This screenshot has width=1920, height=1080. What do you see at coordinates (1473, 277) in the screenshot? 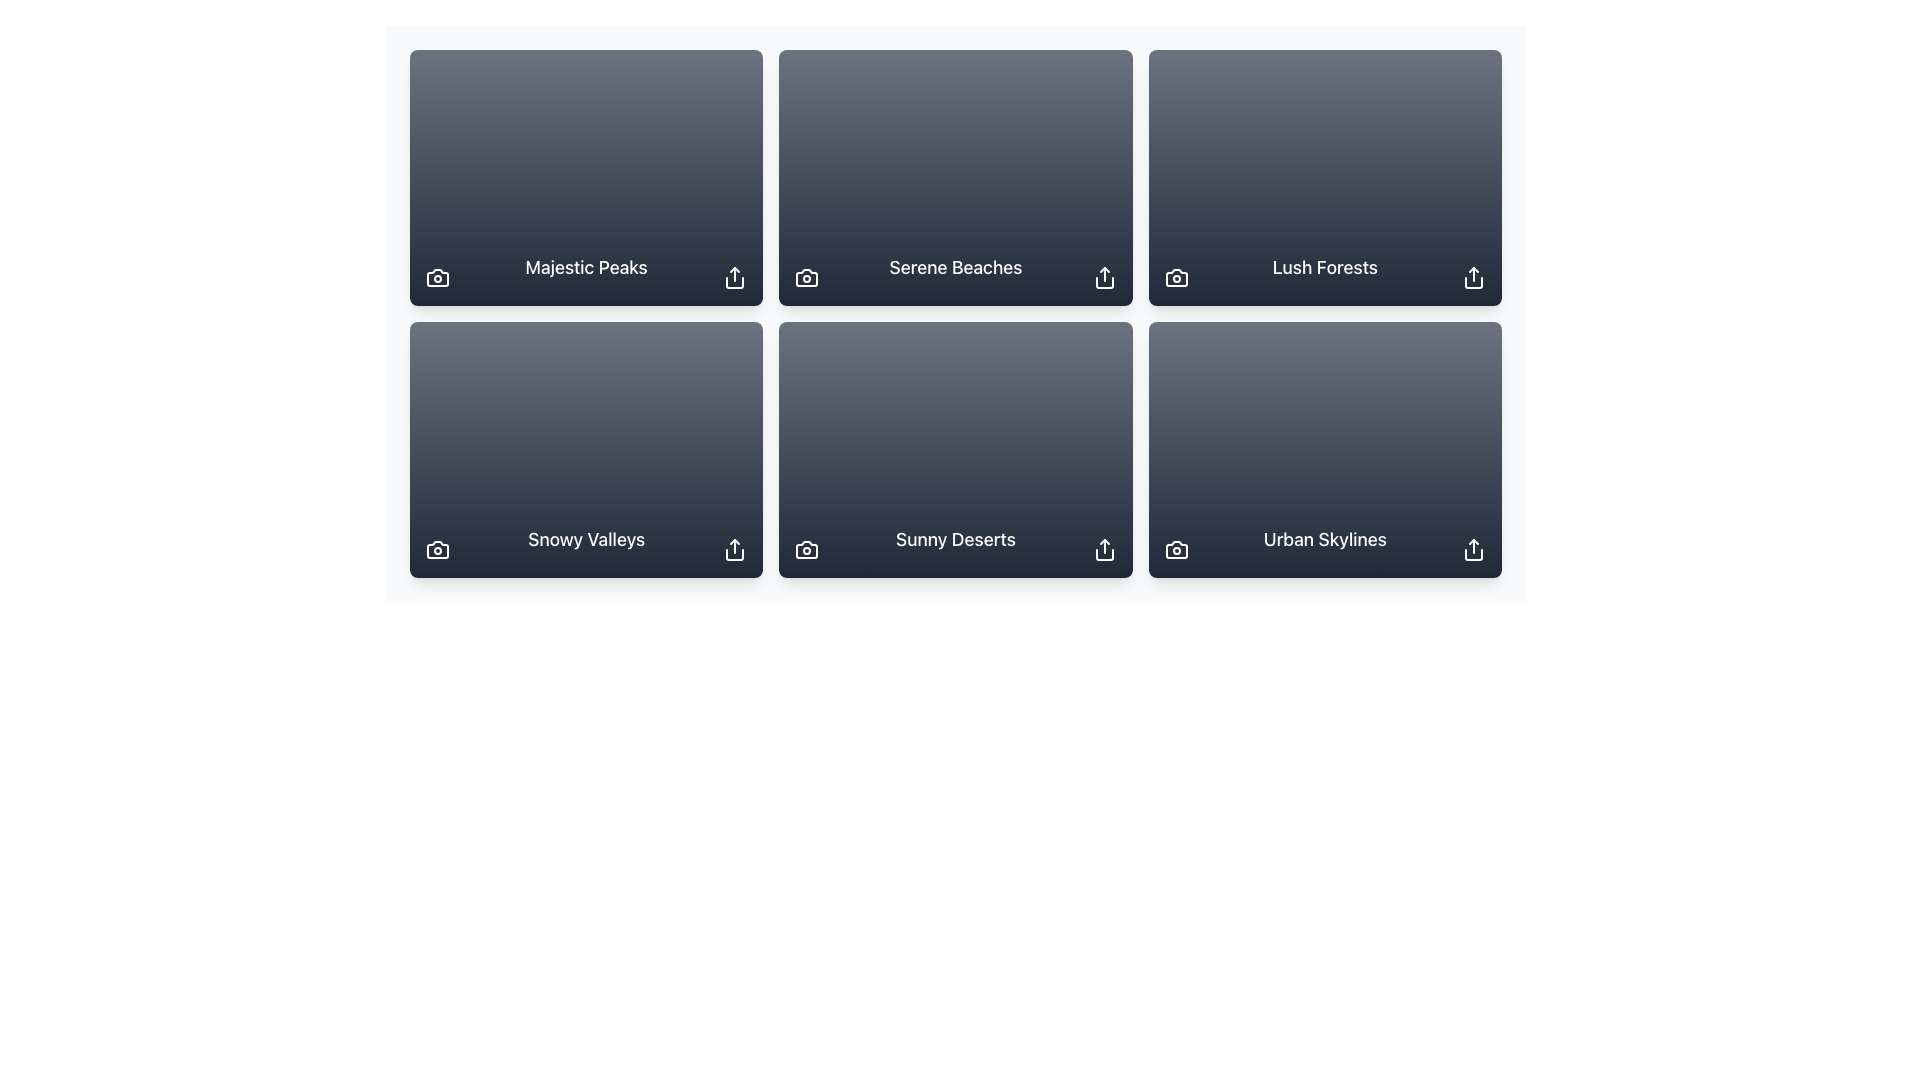
I see `the share icon located at the bottom-right corner of the card labeled 'Lush Forests'` at bounding box center [1473, 277].